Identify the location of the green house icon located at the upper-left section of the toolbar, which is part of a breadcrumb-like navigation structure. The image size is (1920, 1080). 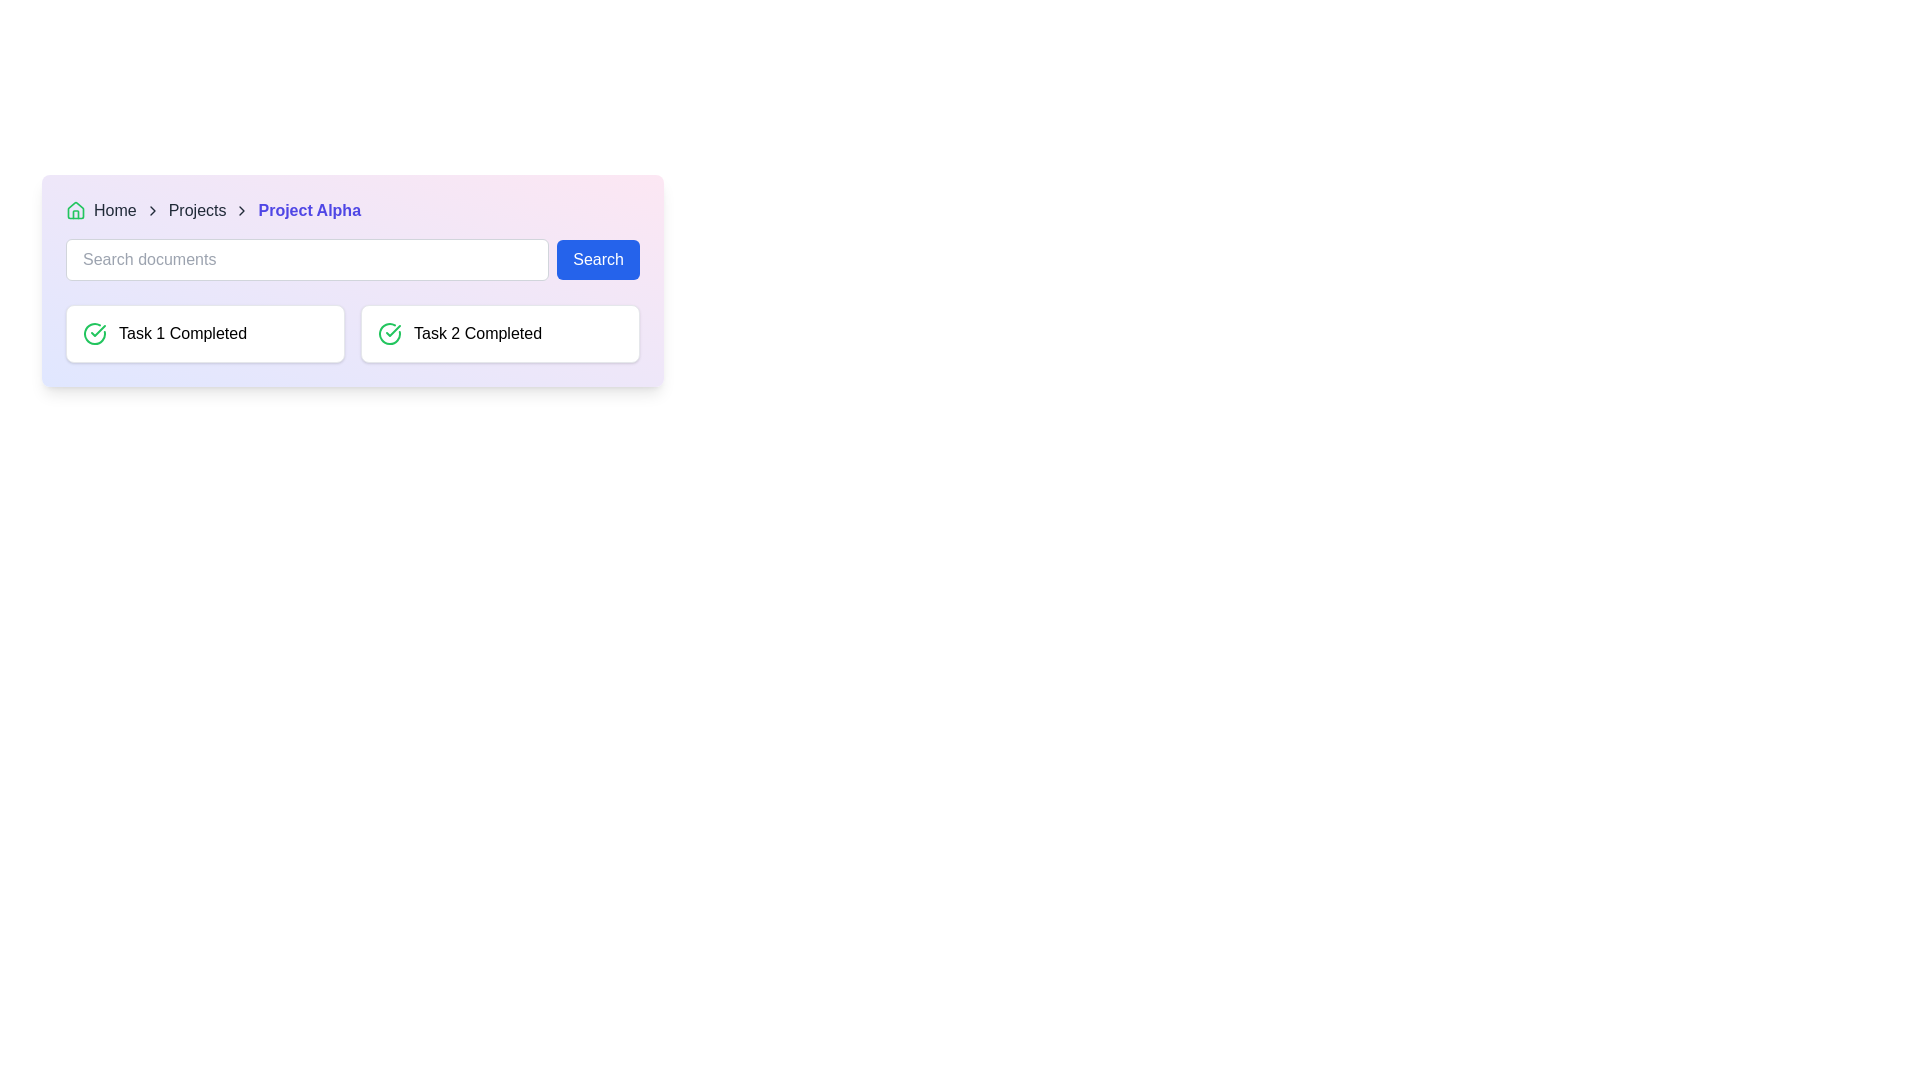
(76, 209).